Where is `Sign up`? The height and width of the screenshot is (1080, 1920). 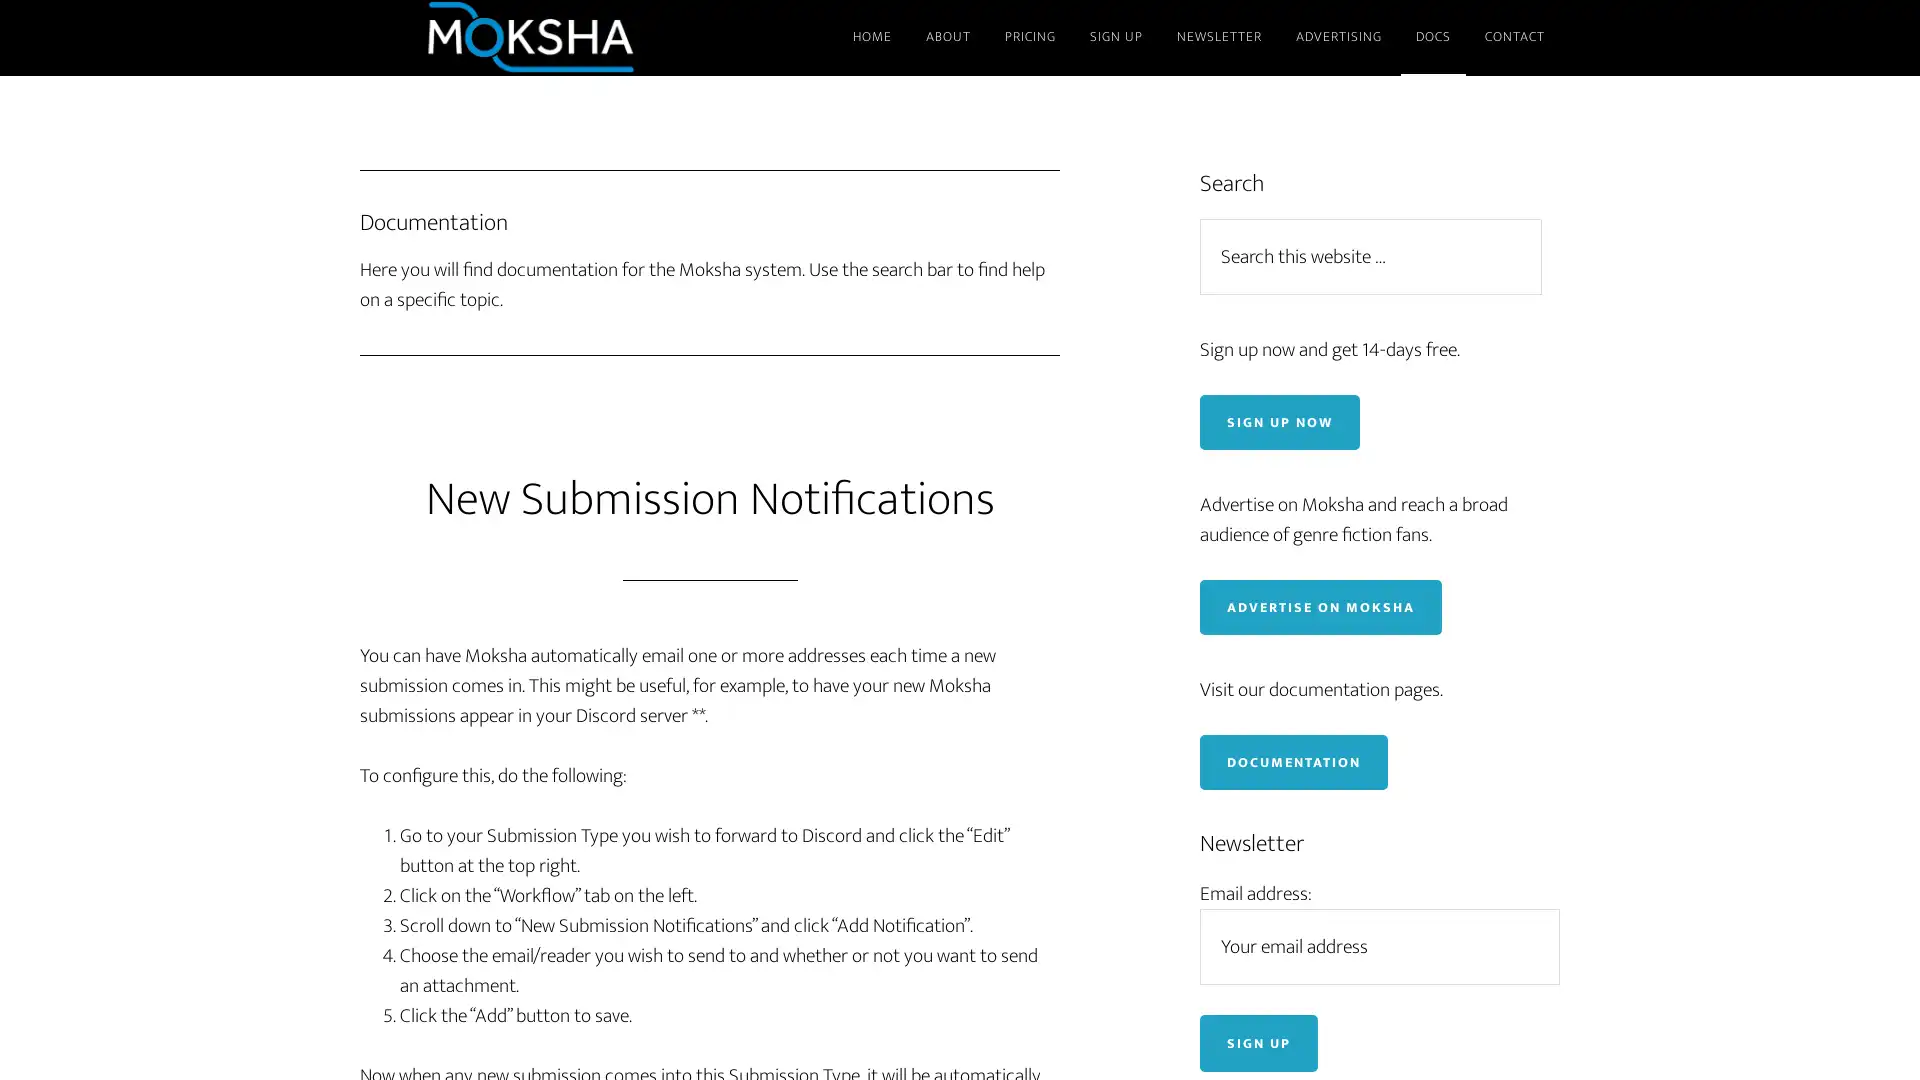
Sign up is located at coordinates (1257, 1041).